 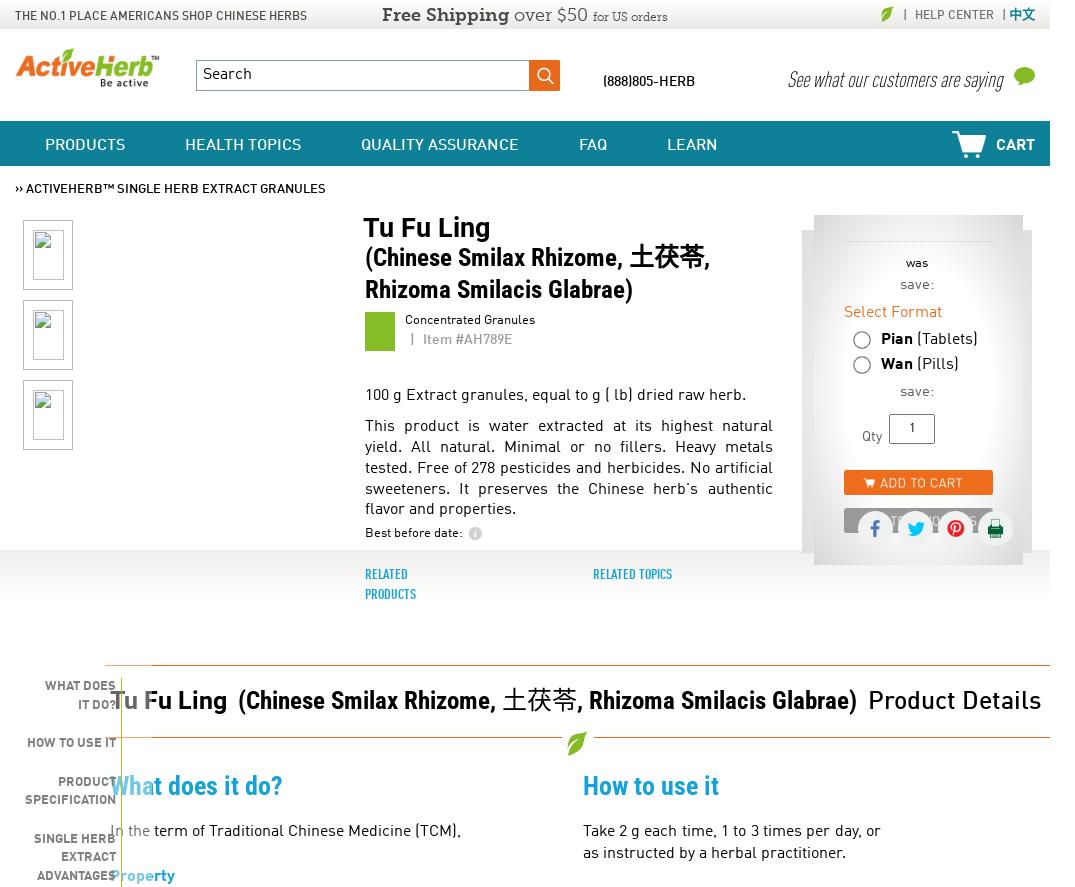 What do you see at coordinates (35, 874) in the screenshot?
I see `'Advantages'` at bounding box center [35, 874].